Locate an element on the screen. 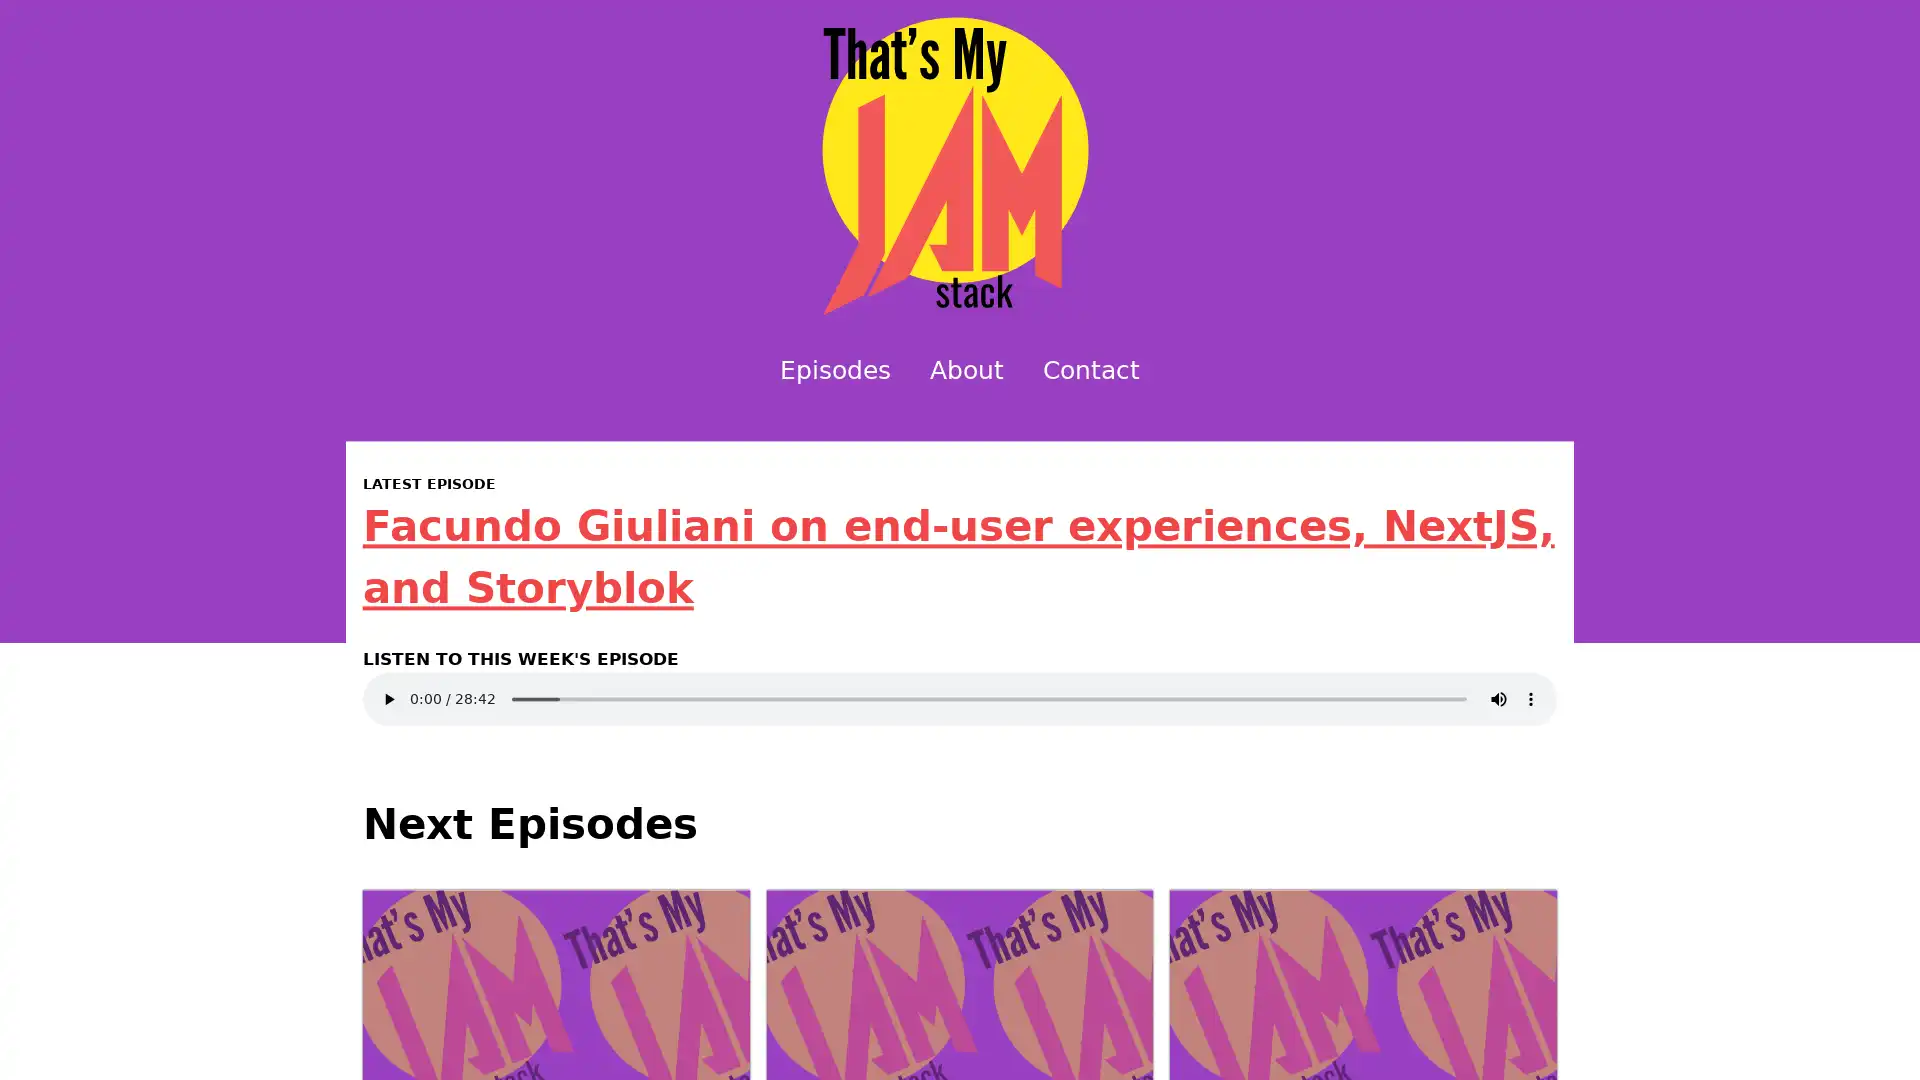 This screenshot has width=1920, height=1080. mute is located at coordinates (1498, 697).